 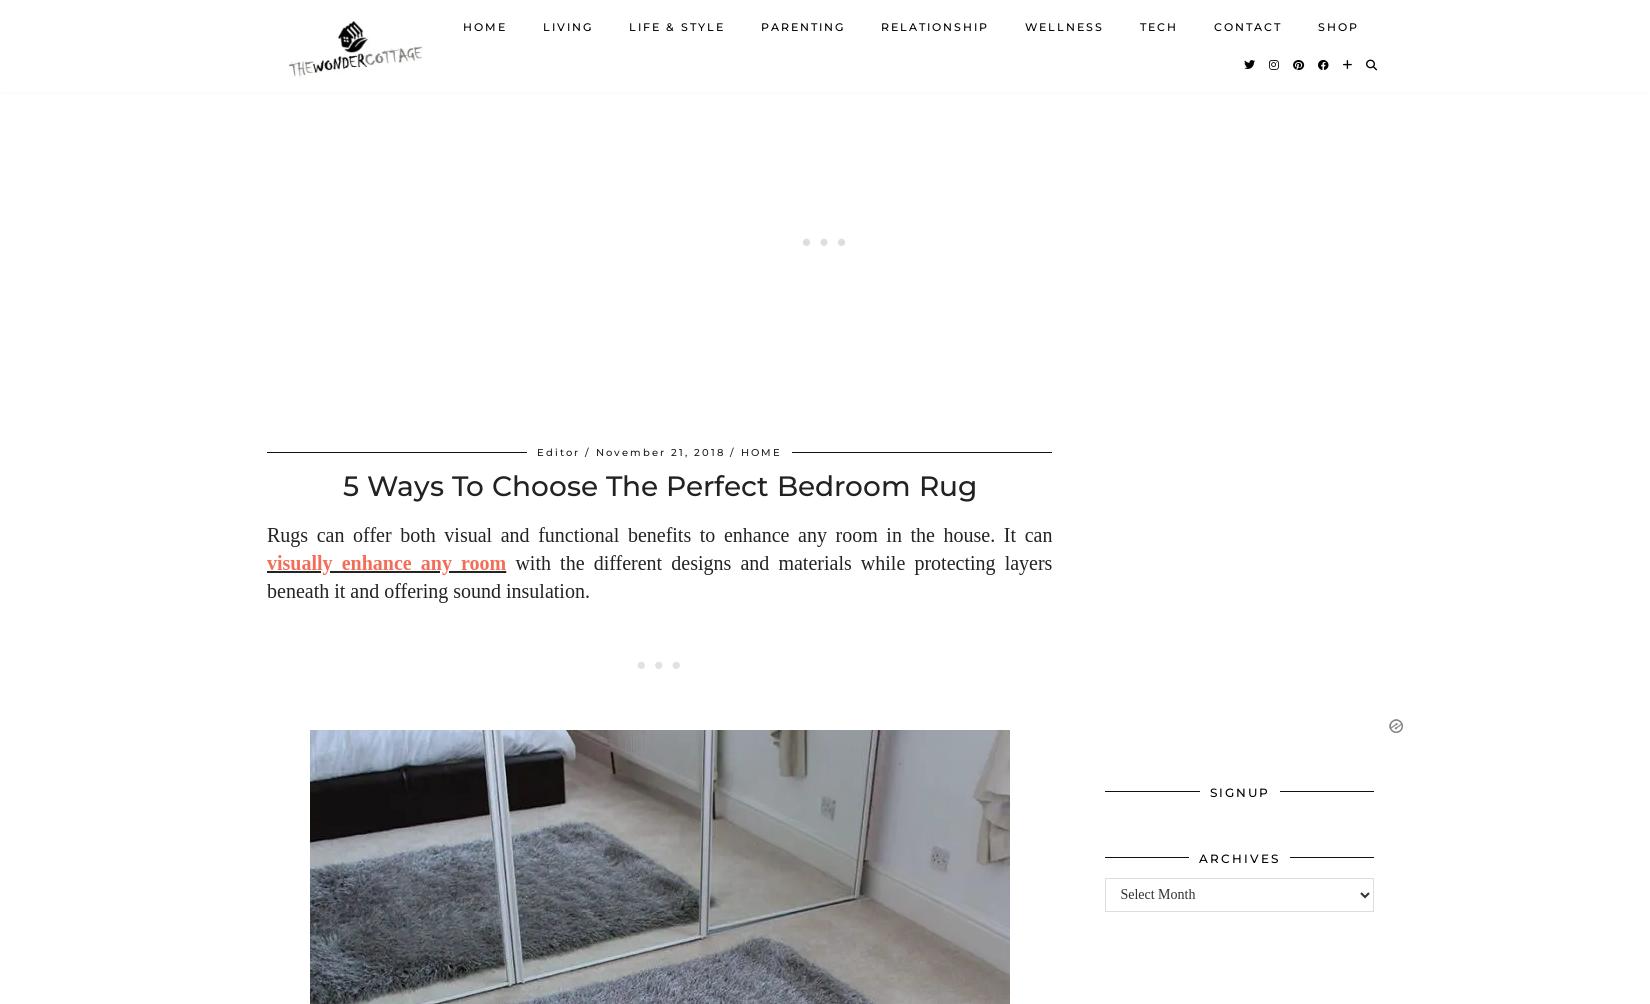 What do you see at coordinates (1337, 37) in the screenshot?
I see `'Shop'` at bounding box center [1337, 37].